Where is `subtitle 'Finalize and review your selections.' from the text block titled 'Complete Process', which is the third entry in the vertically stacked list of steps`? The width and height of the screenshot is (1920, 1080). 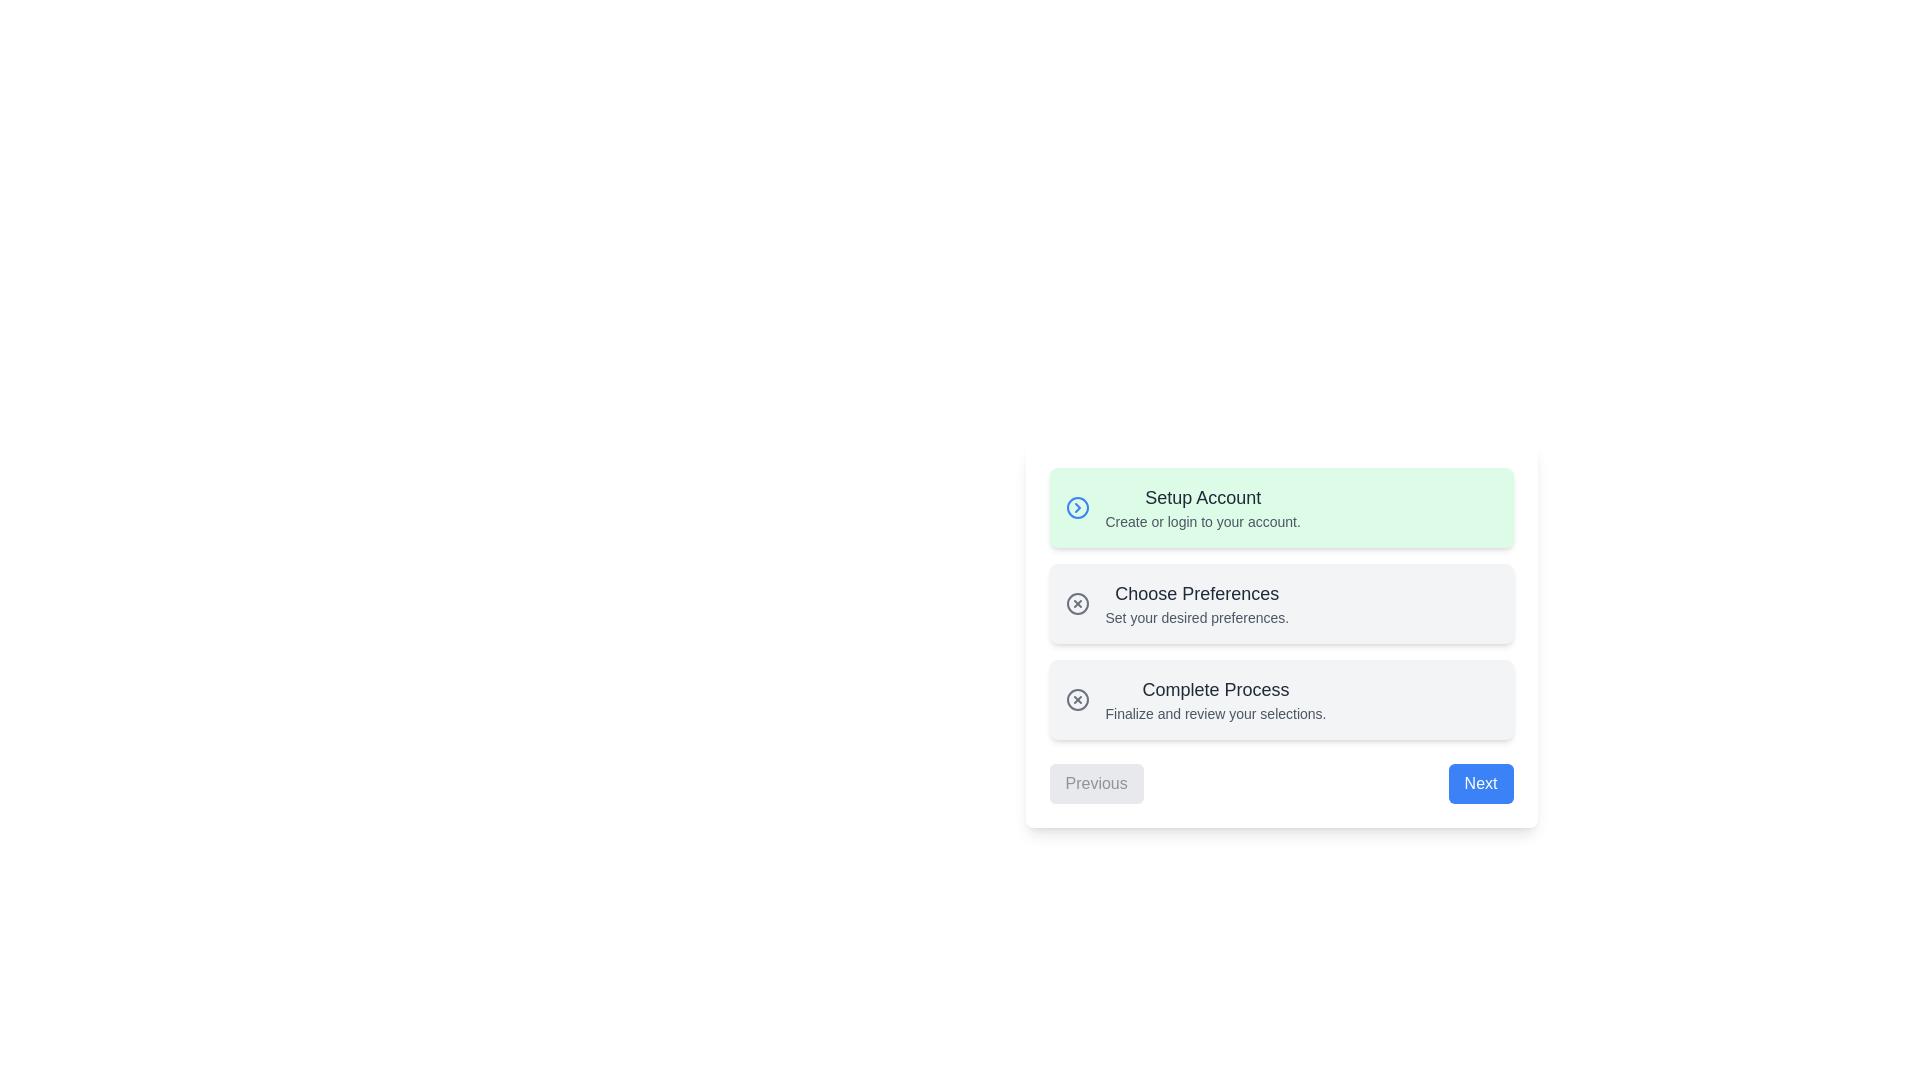 subtitle 'Finalize and review your selections.' from the text block titled 'Complete Process', which is the third entry in the vertically stacked list of steps is located at coordinates (1214, 698).